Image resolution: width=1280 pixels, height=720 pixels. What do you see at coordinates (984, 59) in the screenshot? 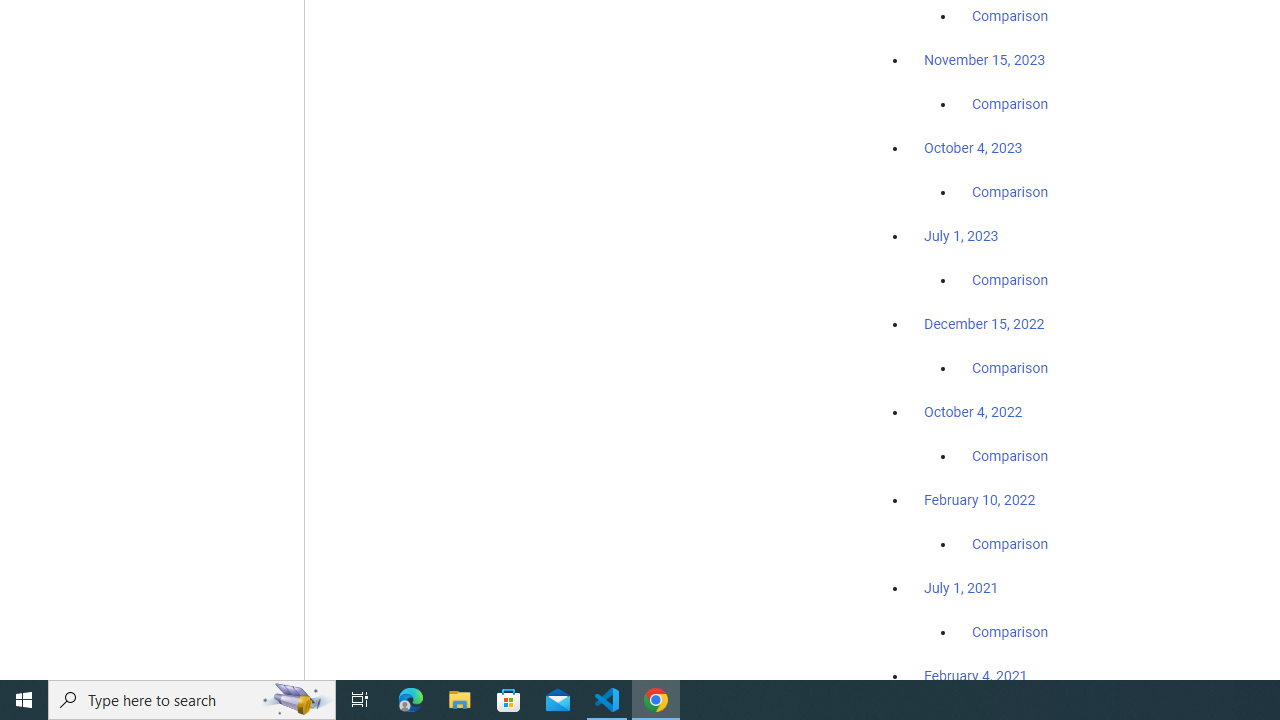
I see `'November 15, 2023'` at bounding box center [984, 59].